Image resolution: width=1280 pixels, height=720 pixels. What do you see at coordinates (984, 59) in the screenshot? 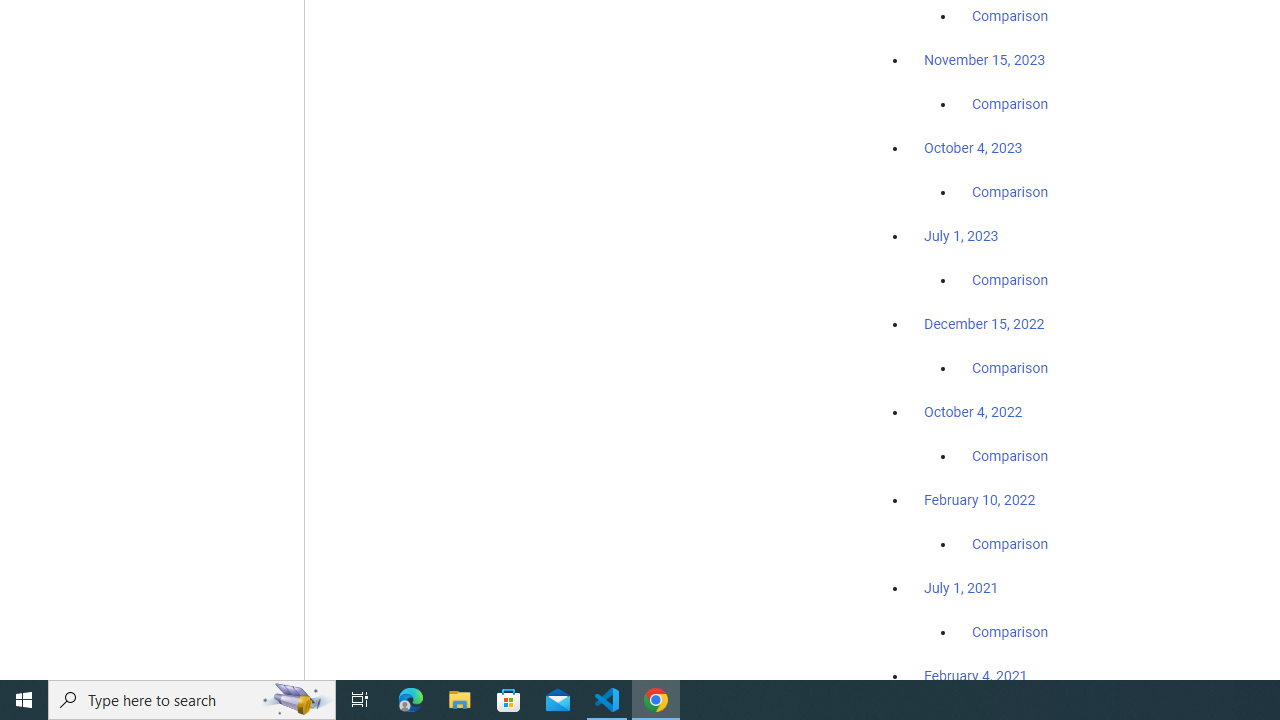
I see `'November 15, 2023'` at bounding box center [984, 59].